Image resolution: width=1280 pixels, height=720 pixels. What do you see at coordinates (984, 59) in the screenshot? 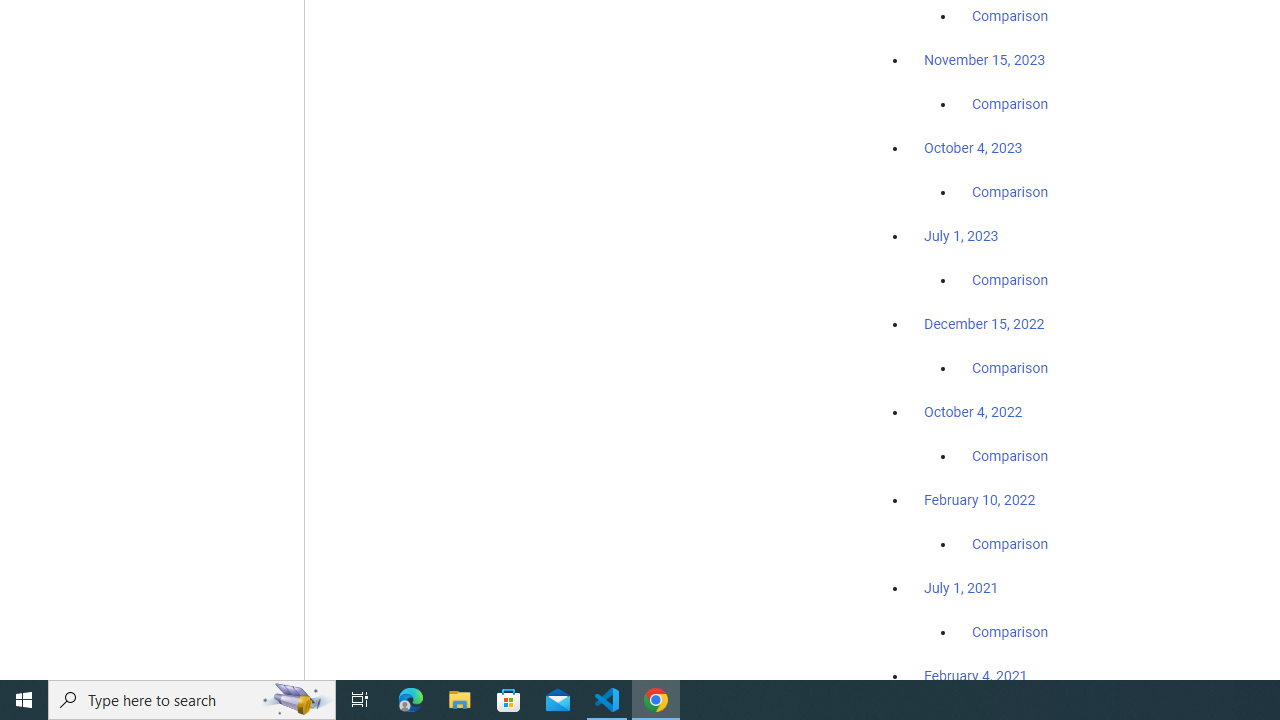
I see `'November 15, 2023'` at bounding box center [984, 59].